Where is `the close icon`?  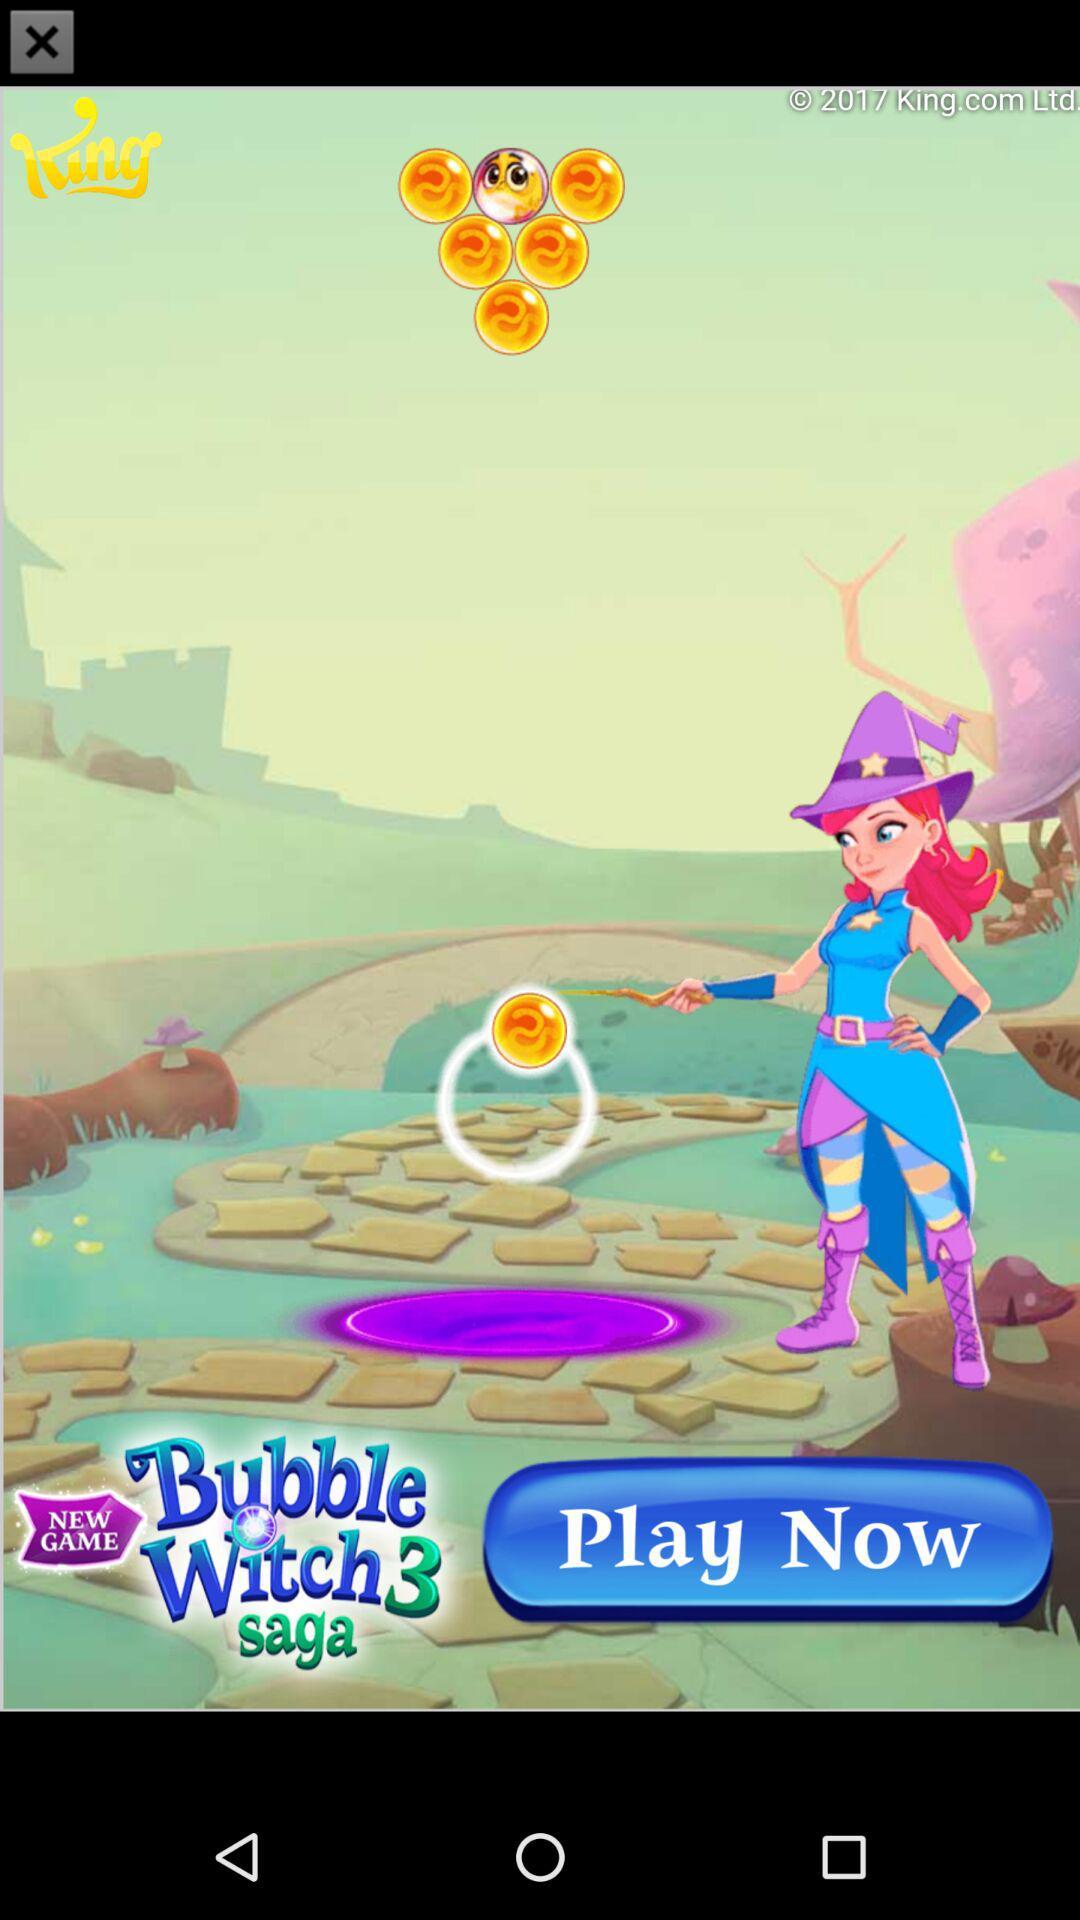
the close icon is located at coordinates (42, 44).